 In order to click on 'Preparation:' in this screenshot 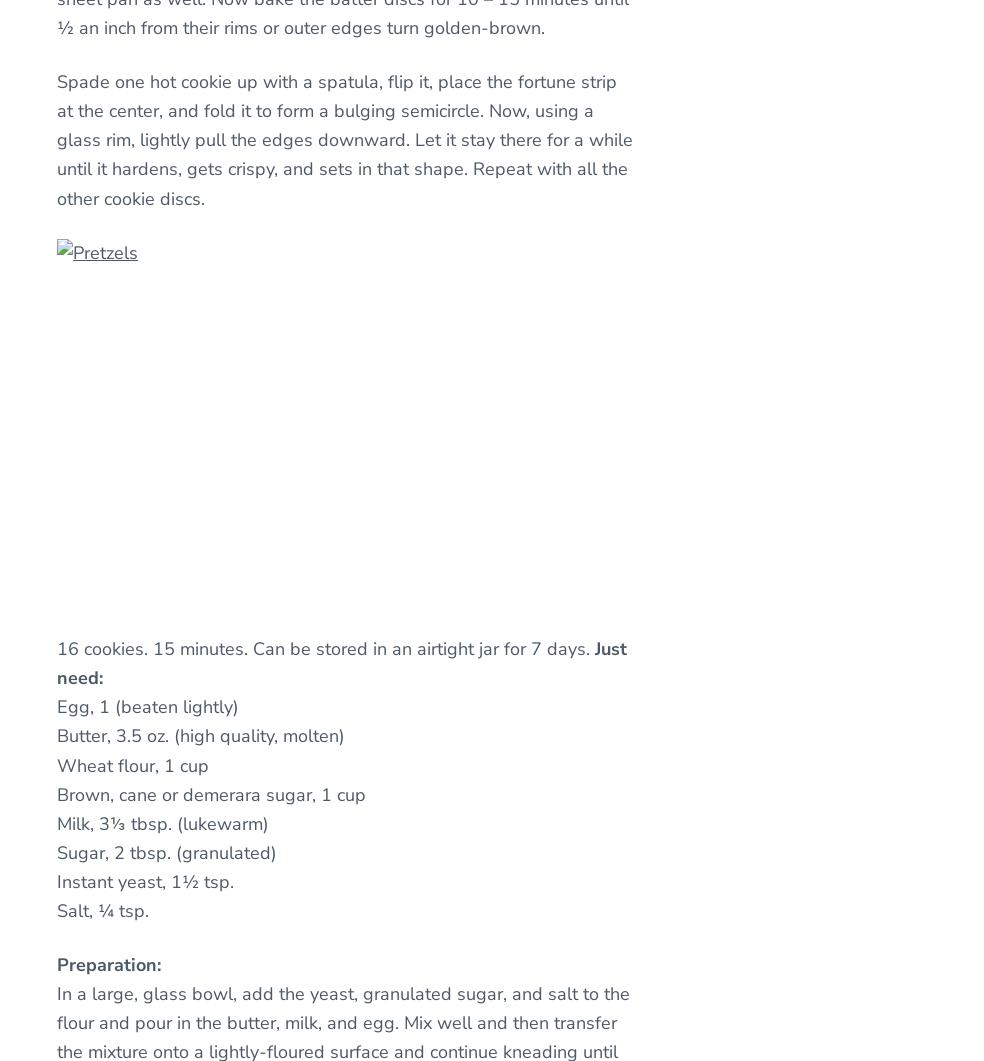, I will do `click(108, 963)`.